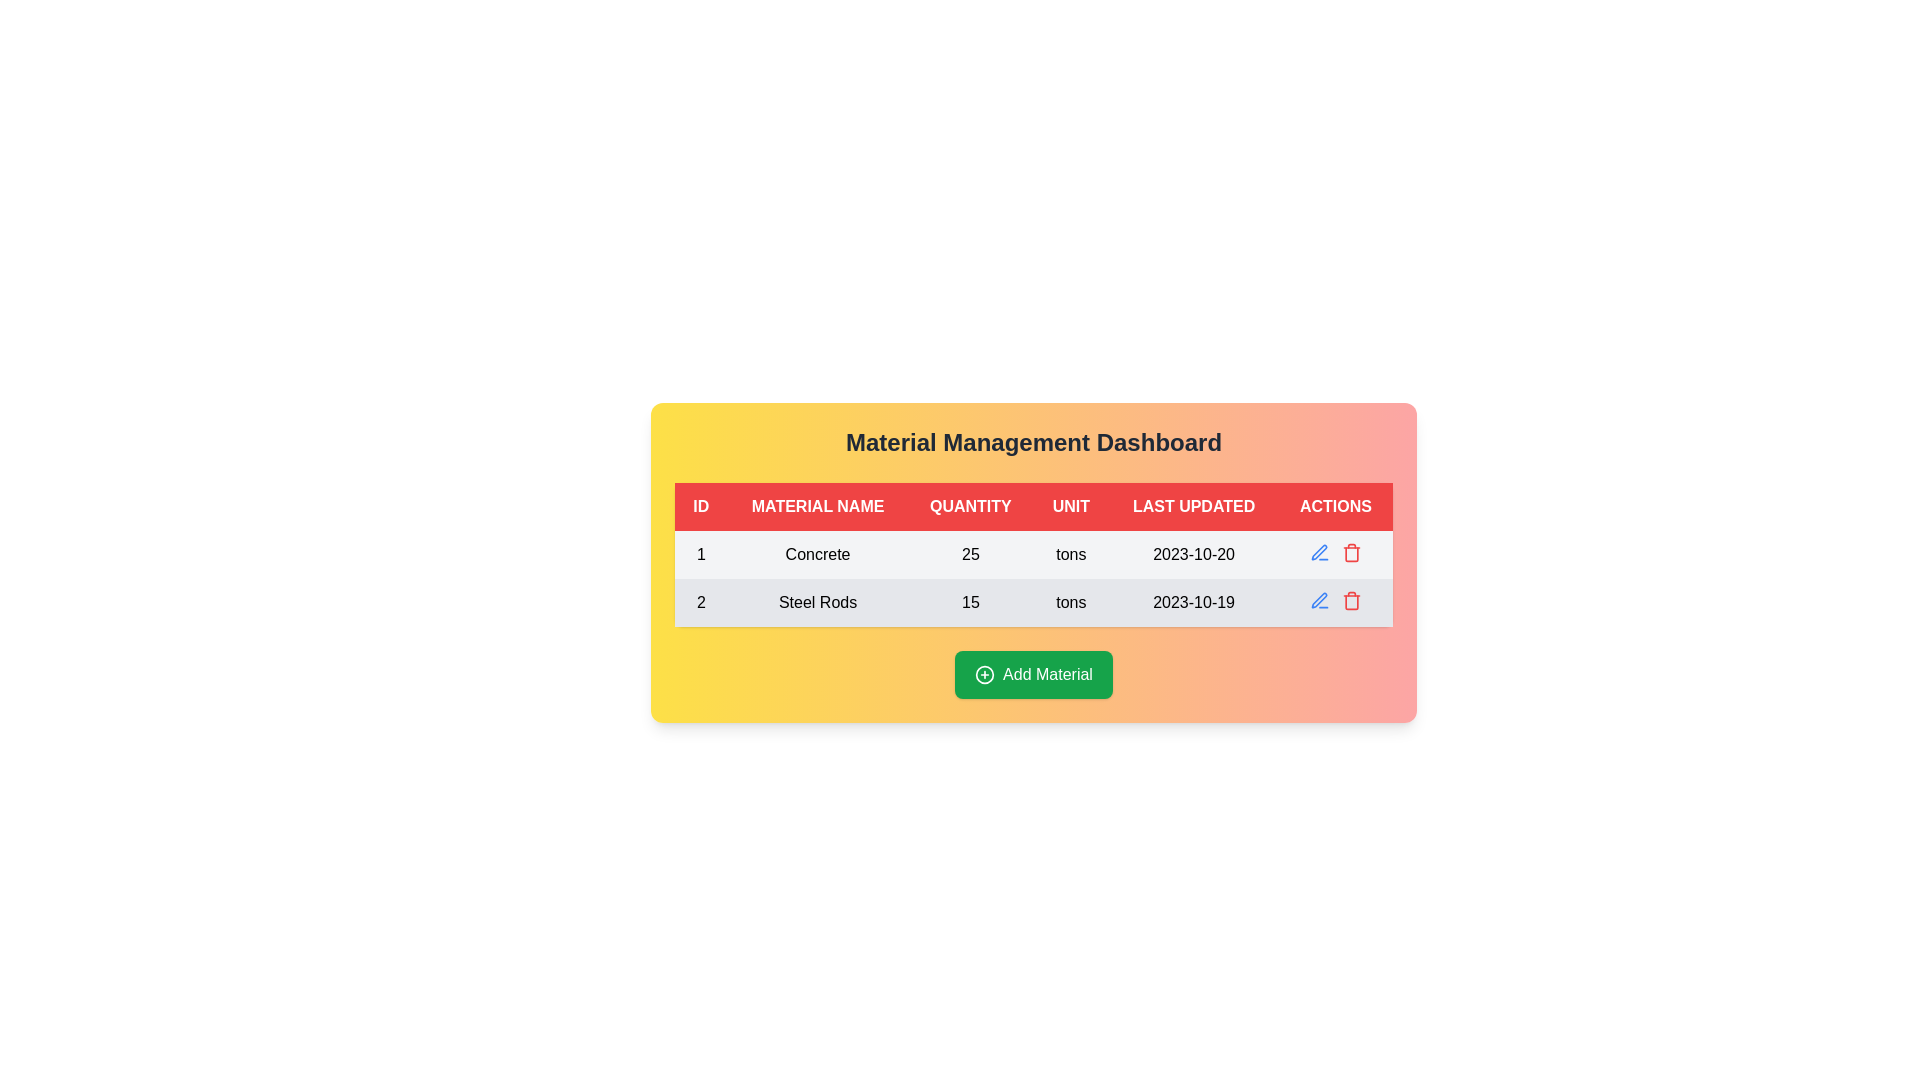  Describe the element at coordinates (701, 505) in the screenshot. I see `the bold, red-colored rectangular label containing the text 'ID' written in white, uppercase font, which is located in the first column of the table's header row` at that location.